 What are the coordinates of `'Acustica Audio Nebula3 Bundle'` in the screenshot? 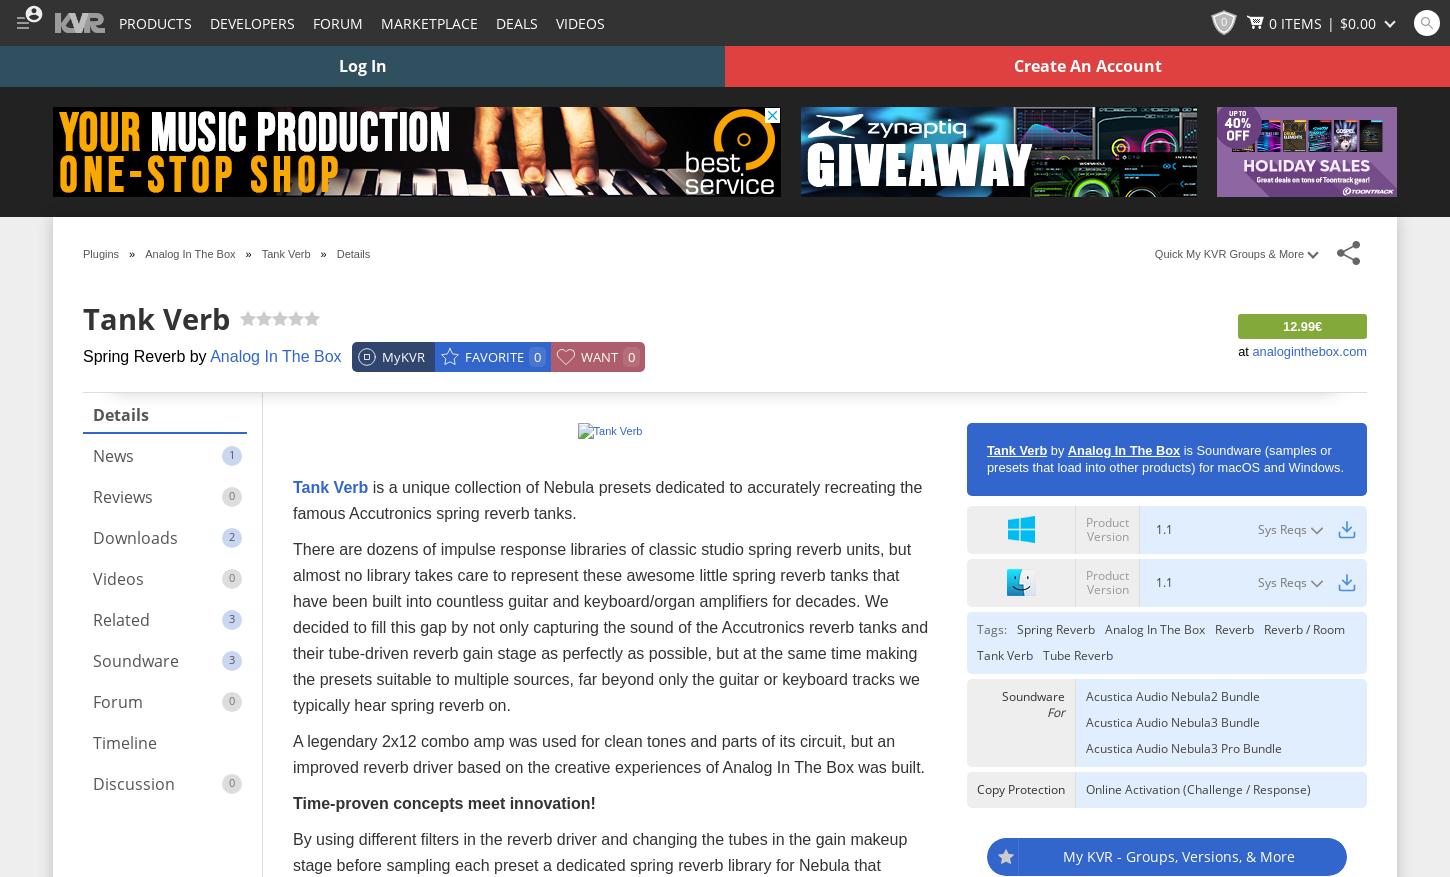 It's located at (1172, 721).